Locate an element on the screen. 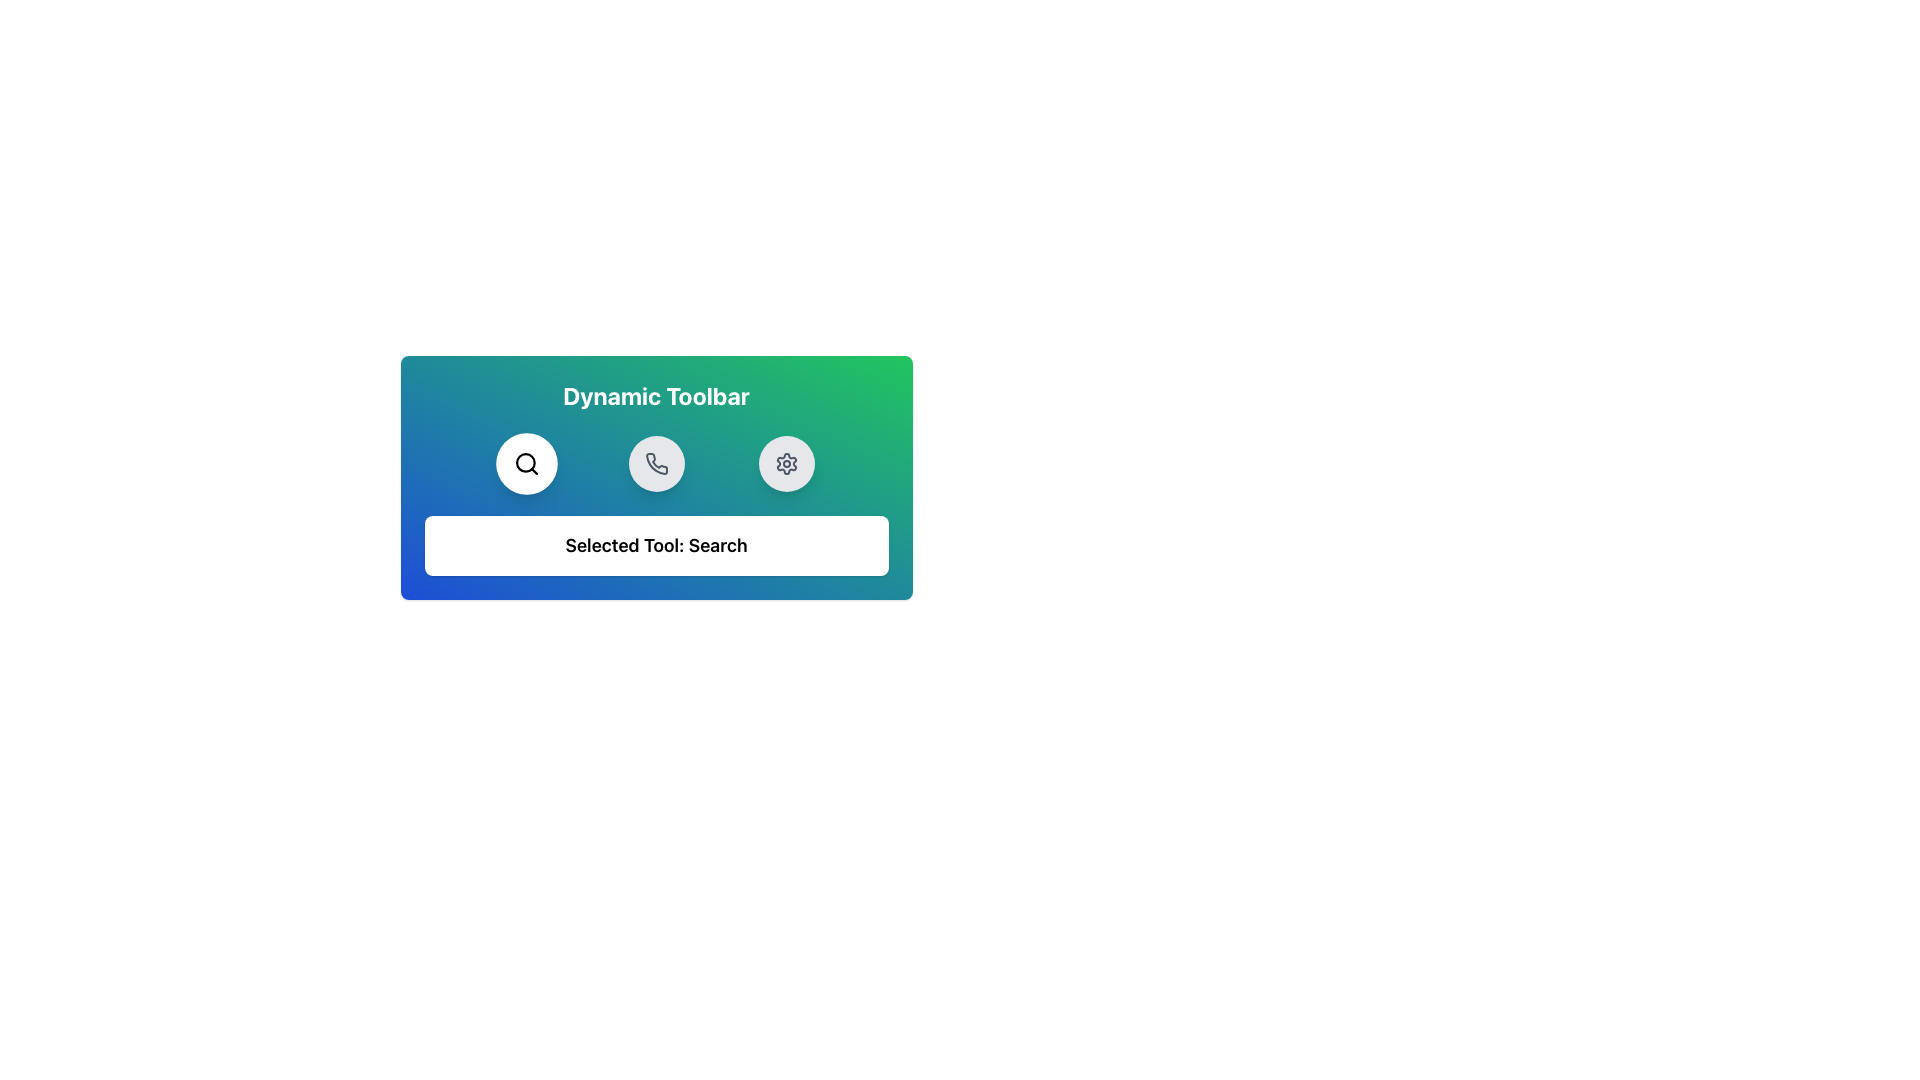 The width and height of the screenshot is (1920, 1080). the phone icon in the middle of the Dynamic Toolbar is located at coordinates (656, 463).